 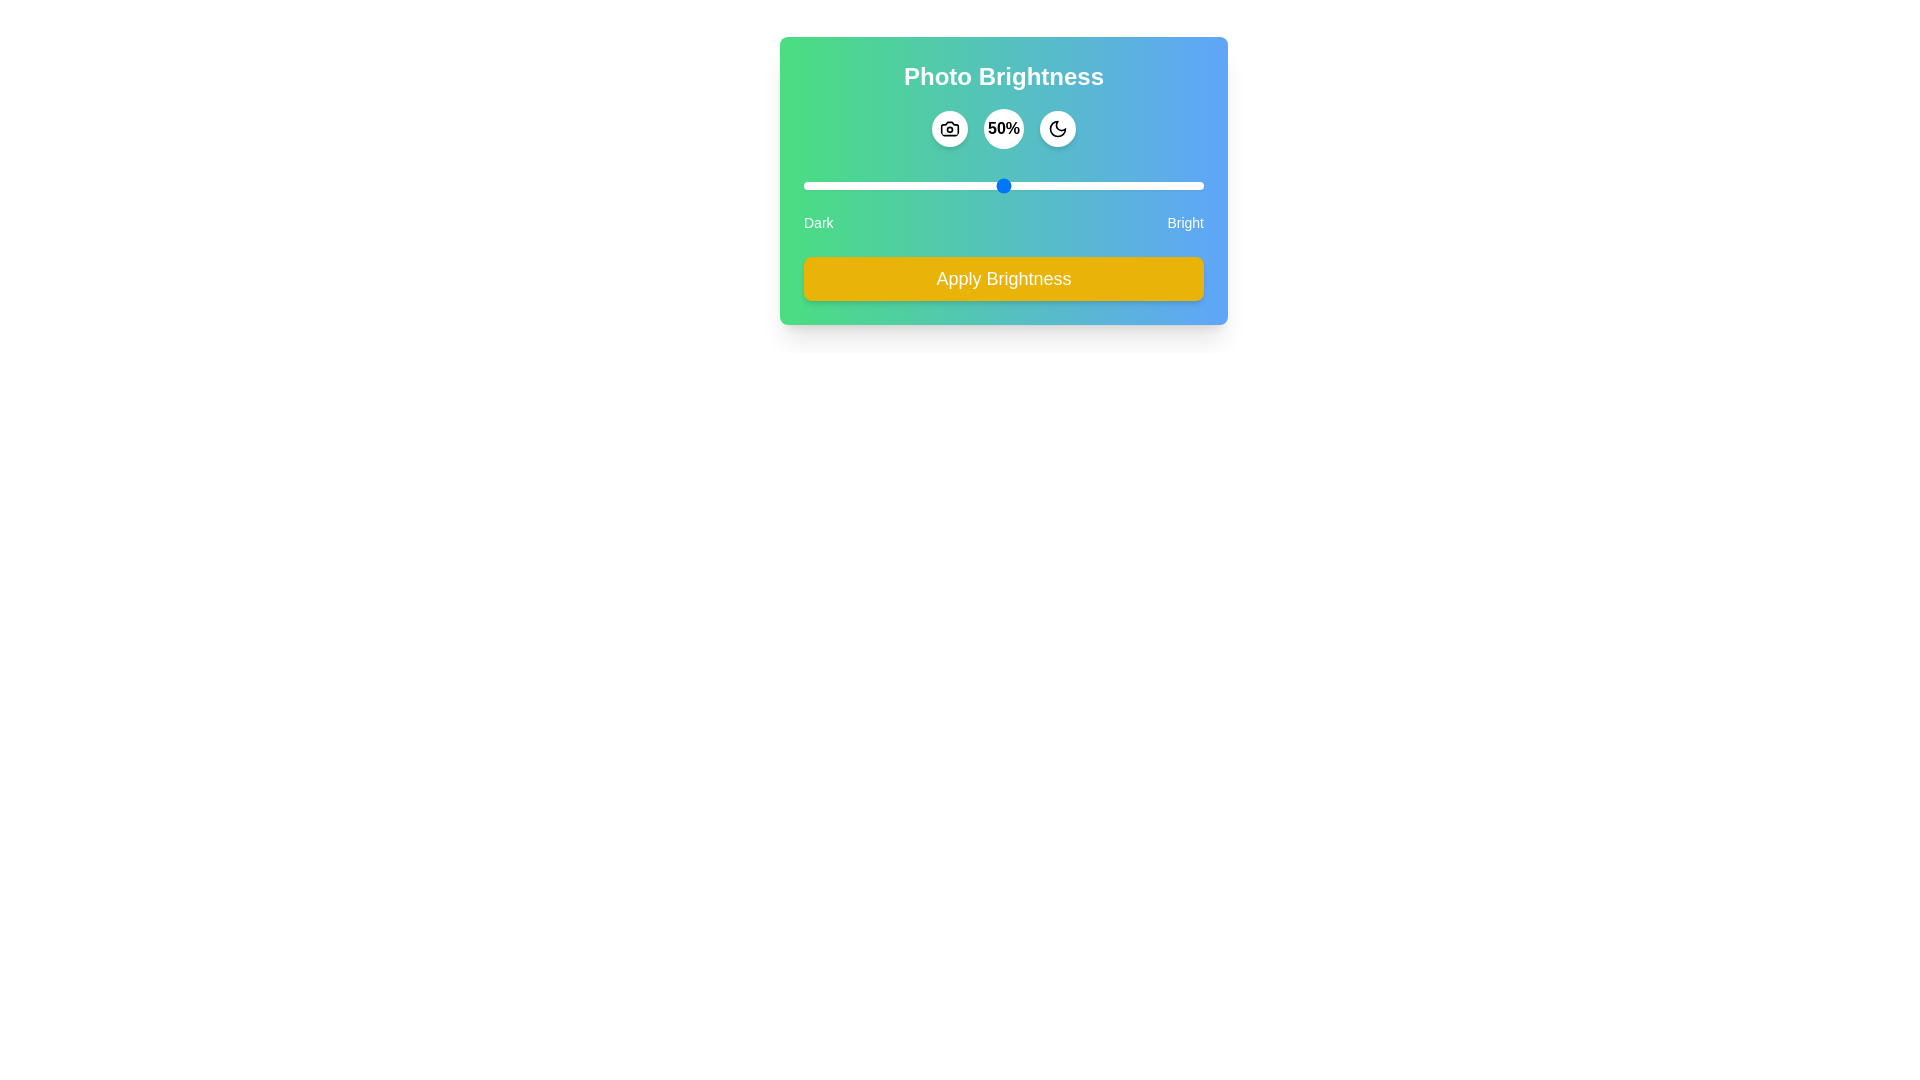 I want to click on the brightness slider to 55%, so click(x=1023, y=185).